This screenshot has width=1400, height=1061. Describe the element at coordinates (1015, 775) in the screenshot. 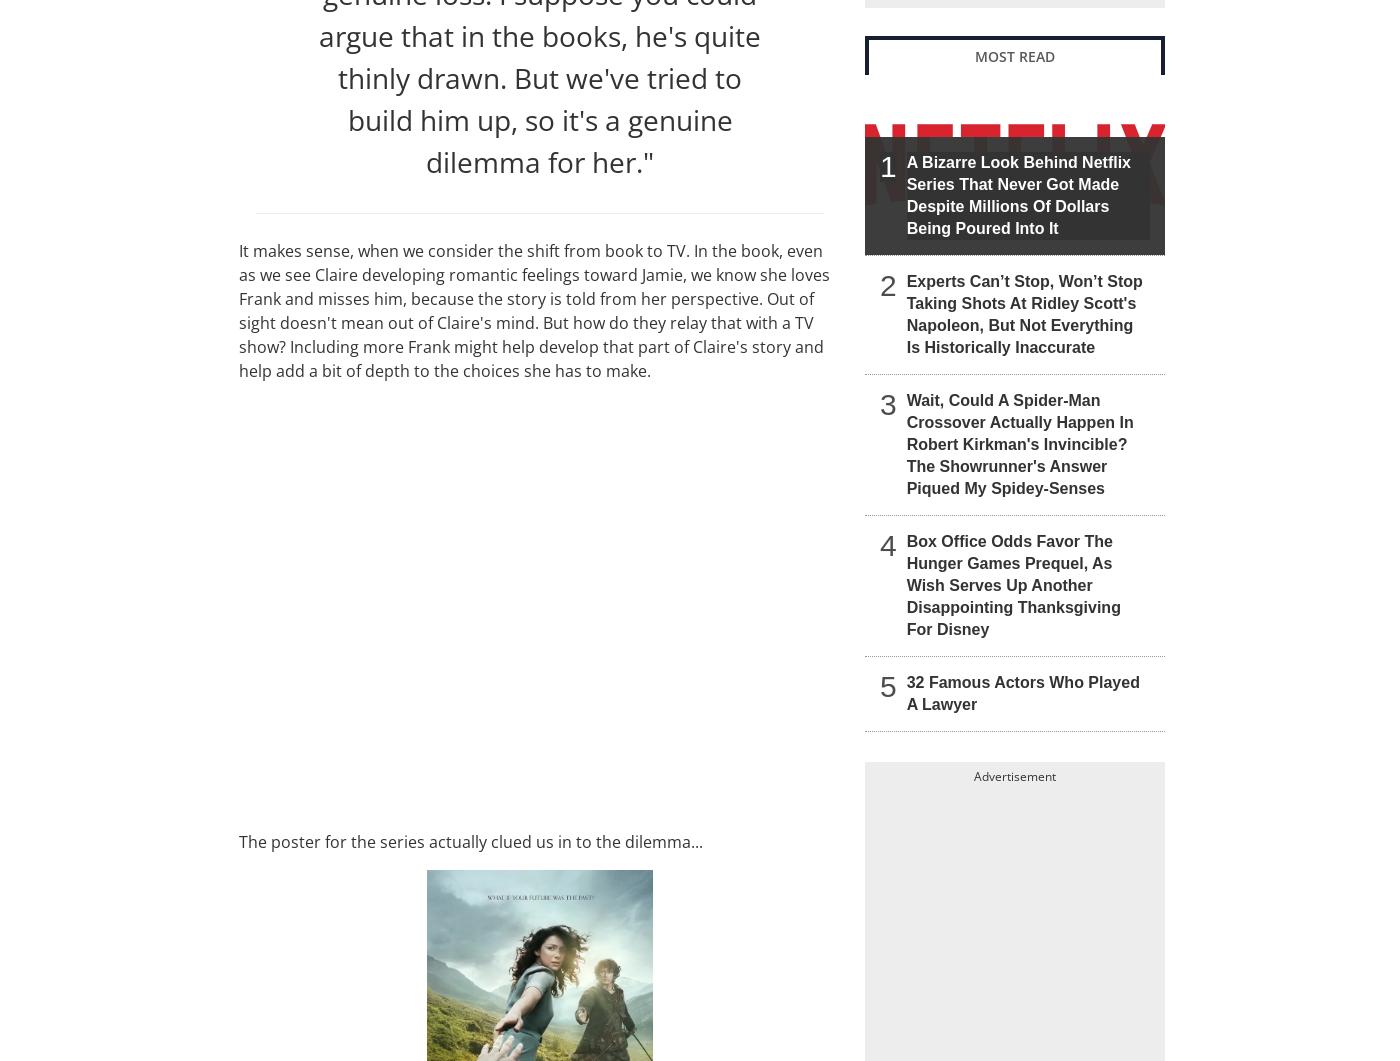

I see `'Advertisement'` at that location.